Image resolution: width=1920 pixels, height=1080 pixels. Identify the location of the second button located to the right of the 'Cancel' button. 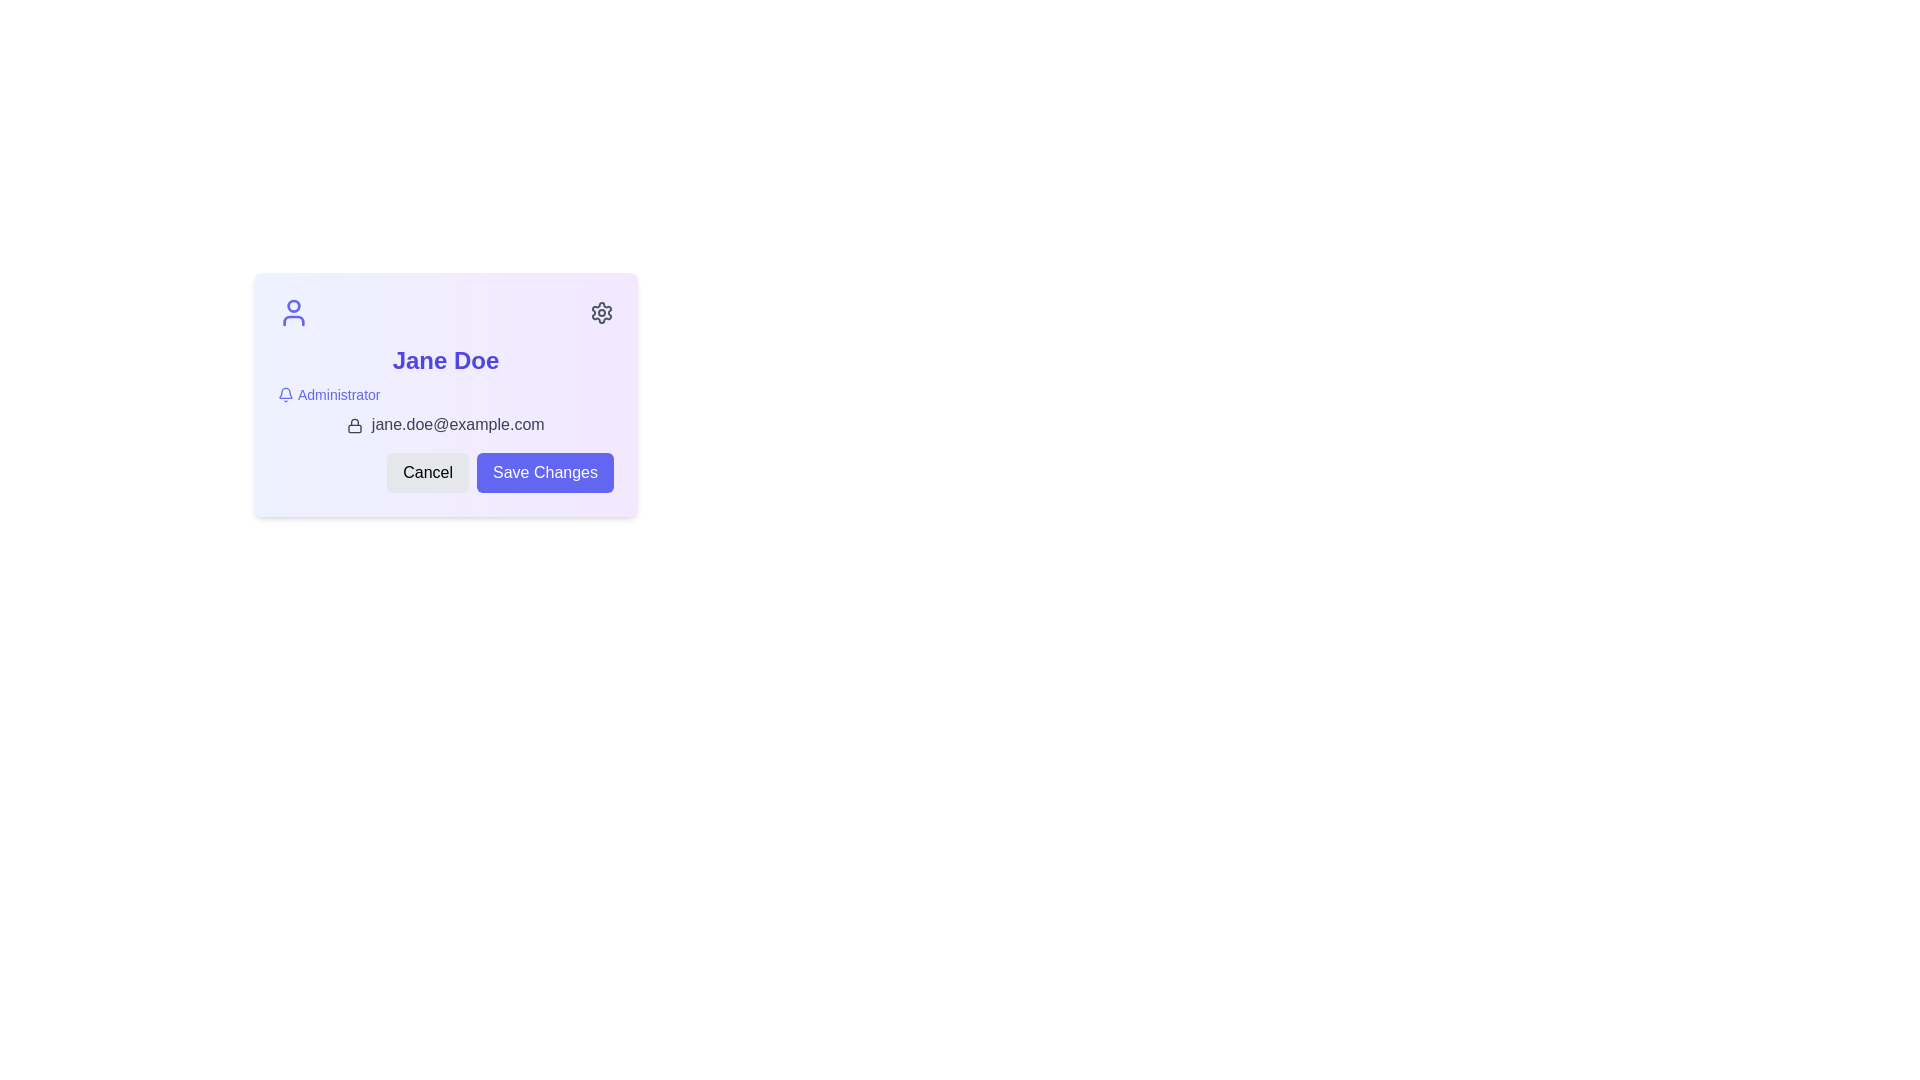
(545, 473).